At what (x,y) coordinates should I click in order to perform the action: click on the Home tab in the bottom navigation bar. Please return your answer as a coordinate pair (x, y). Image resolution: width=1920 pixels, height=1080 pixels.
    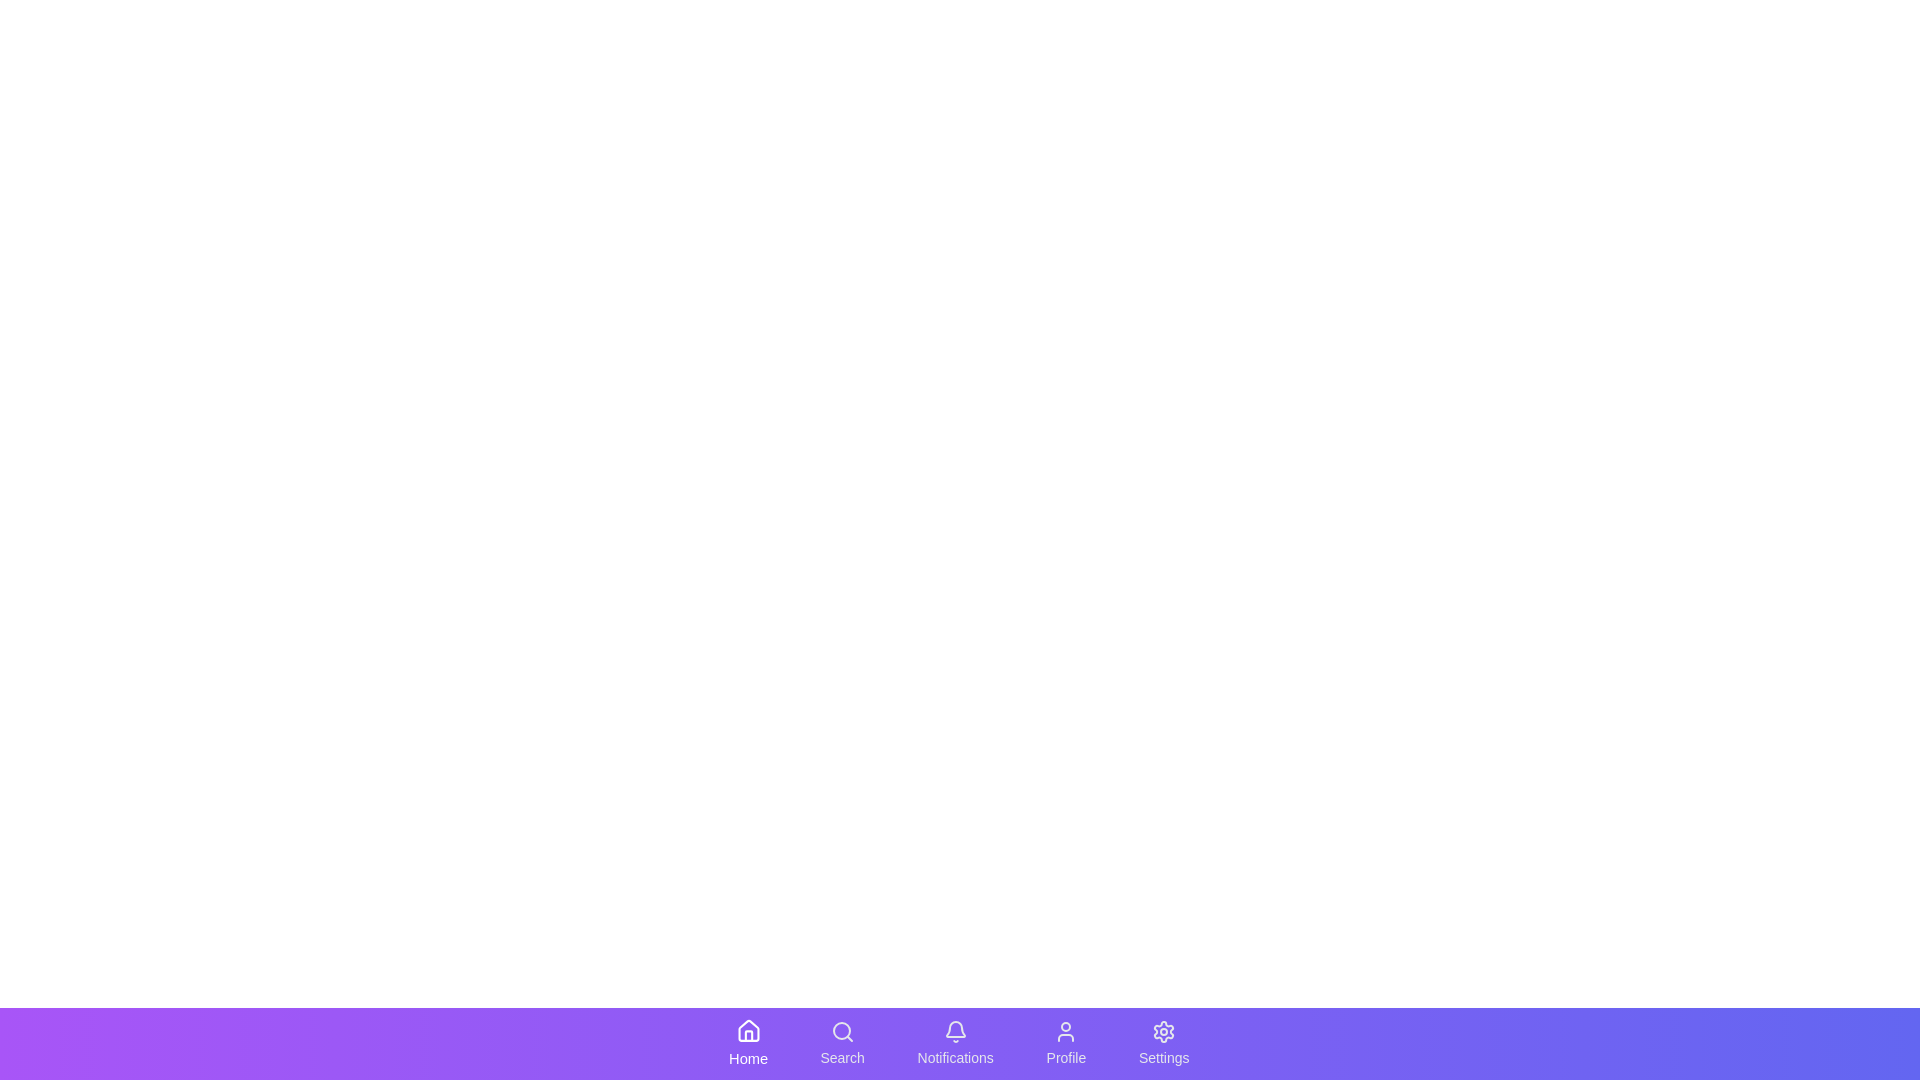
    Looking at the image, I should click on (747, 1043).